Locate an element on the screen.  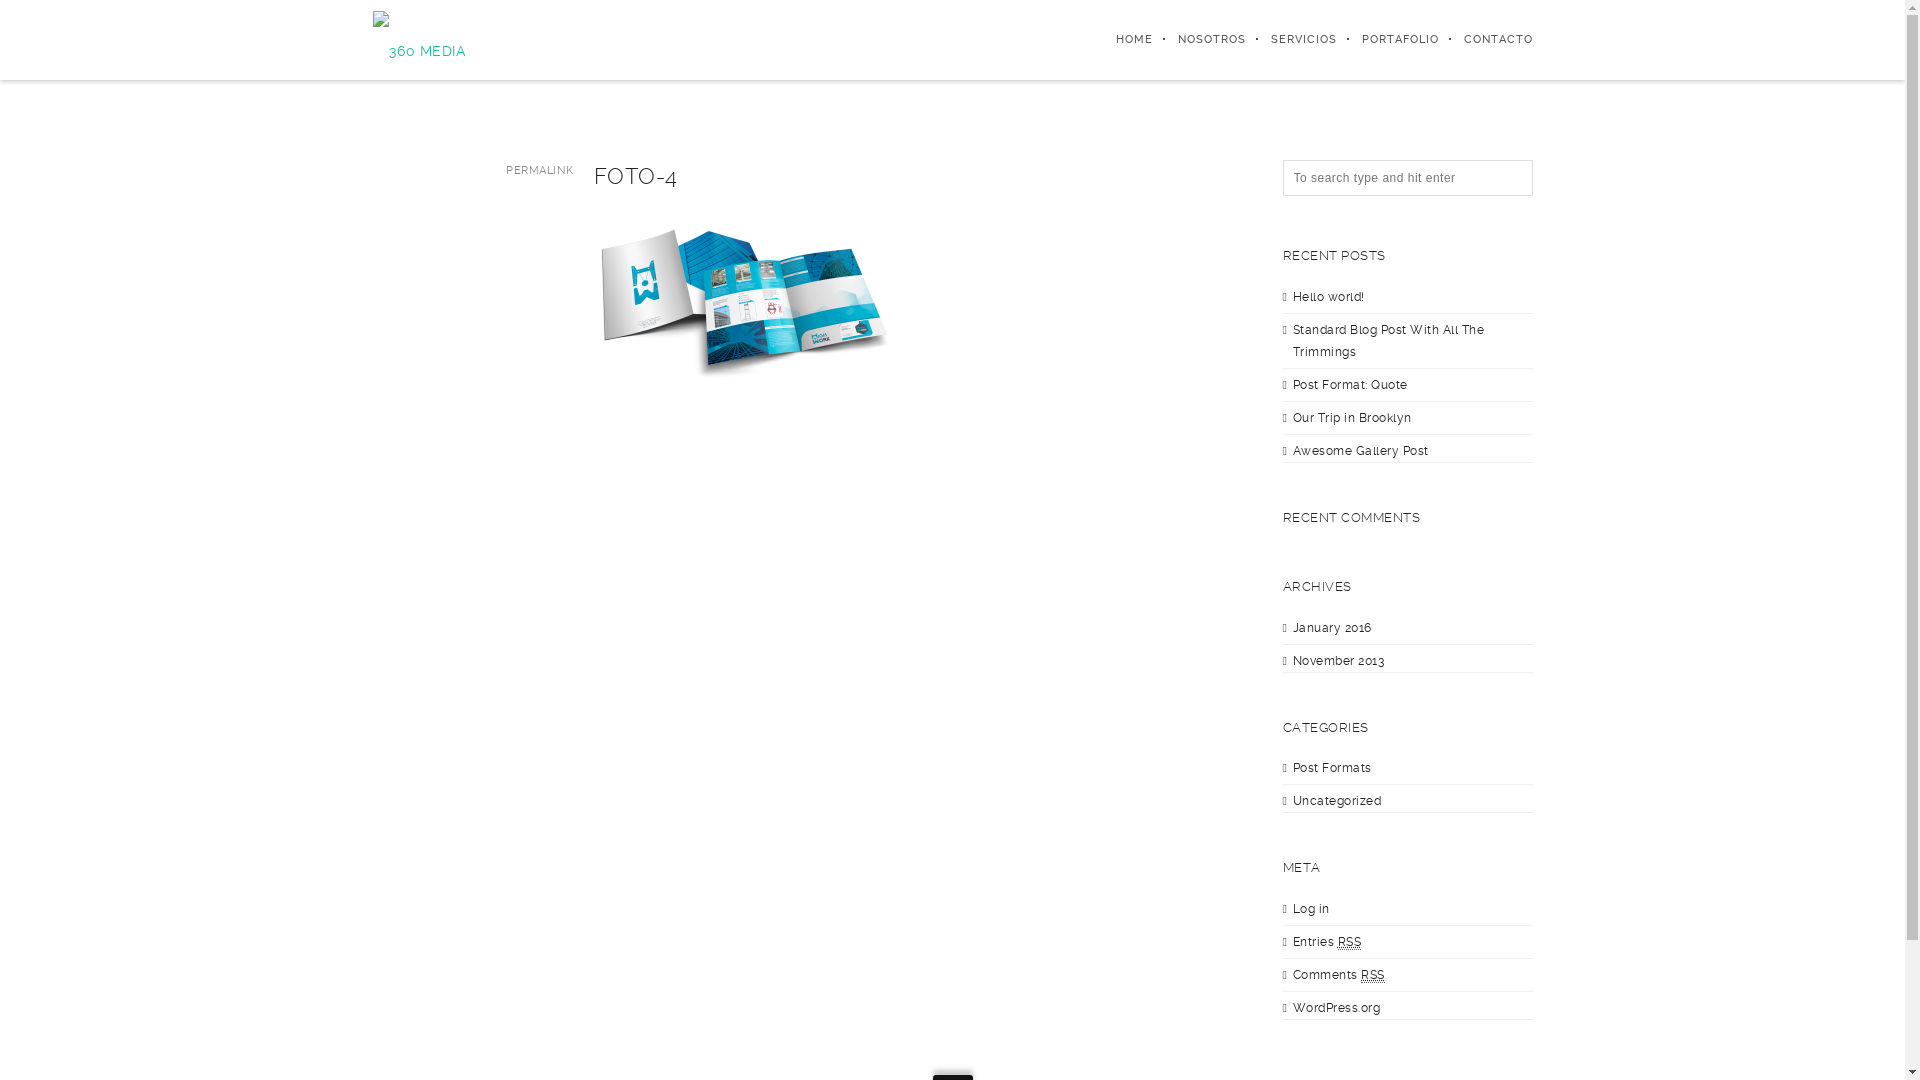
'Standard Blog Post With All The Trimmings' is located at coordinates (1291, 338).